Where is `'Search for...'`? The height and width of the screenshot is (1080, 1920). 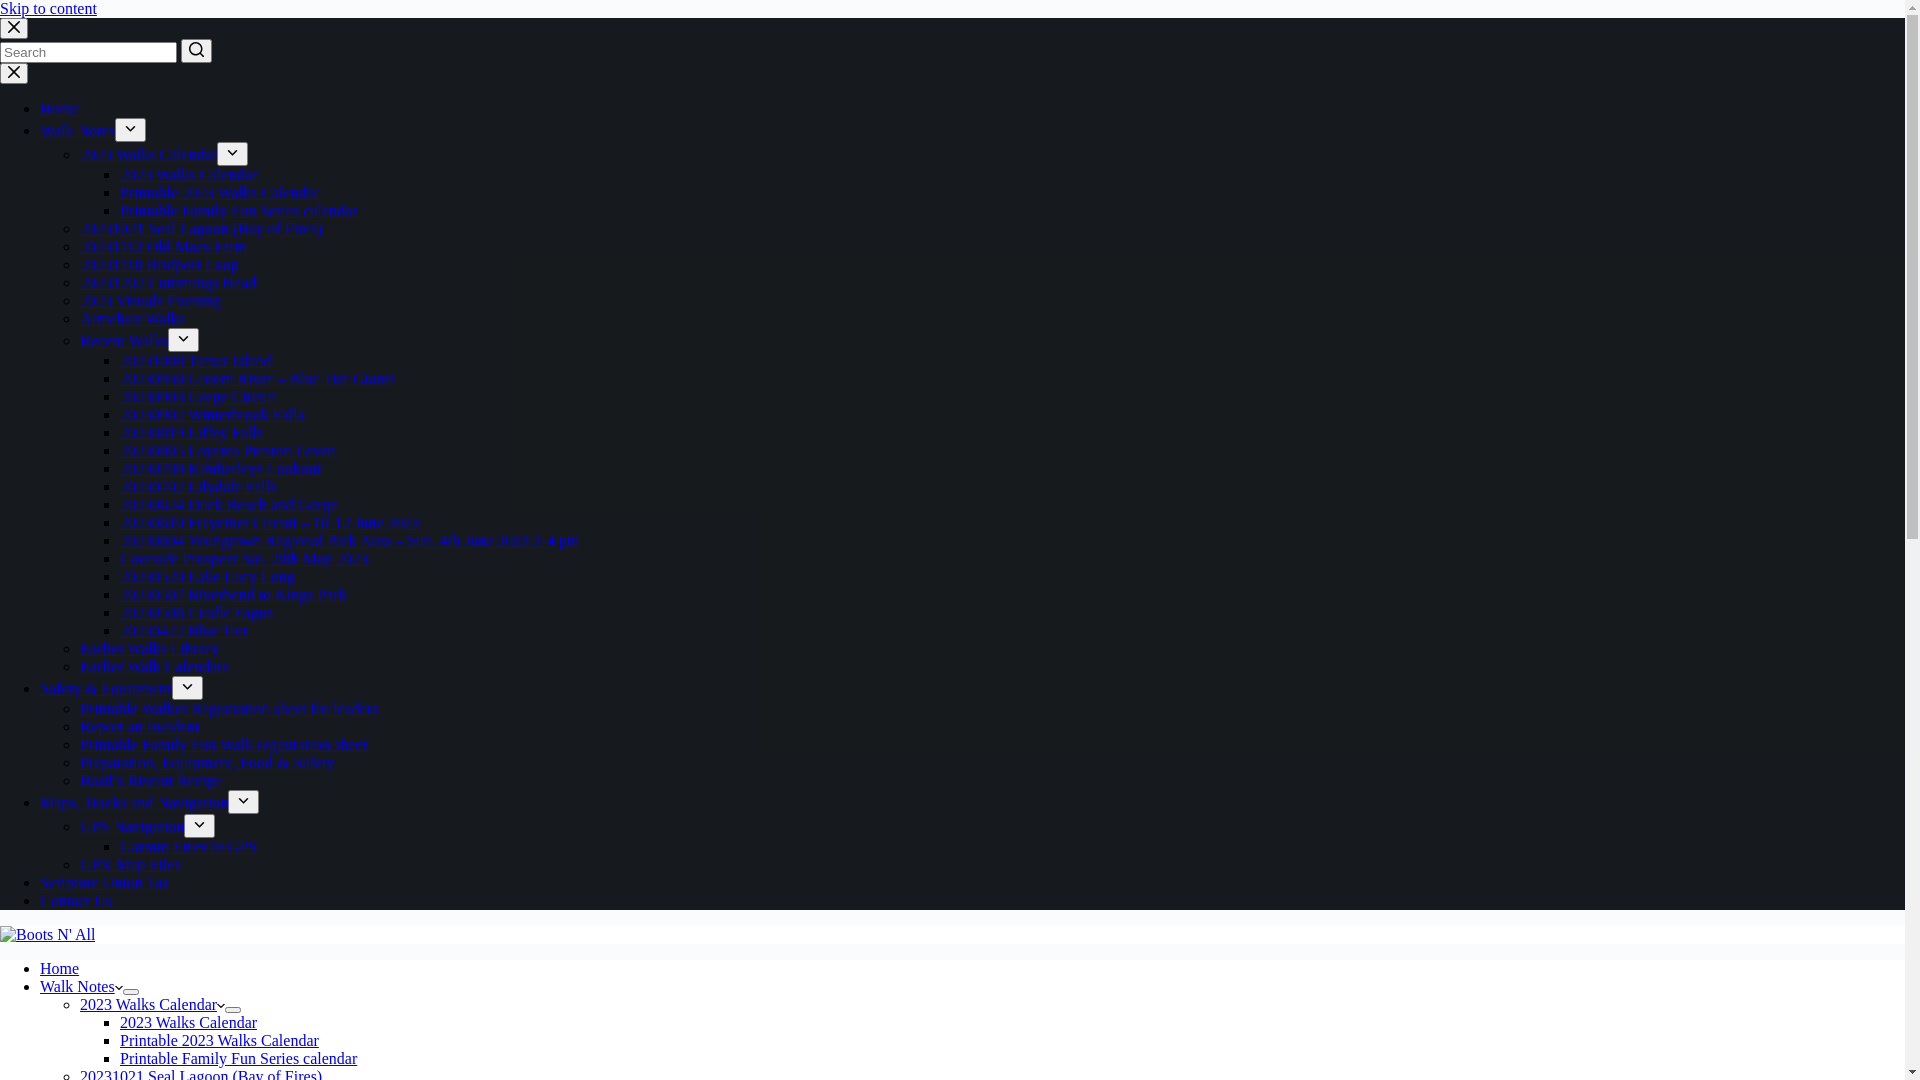
'Search for...' is located at coordinates (87, 51).